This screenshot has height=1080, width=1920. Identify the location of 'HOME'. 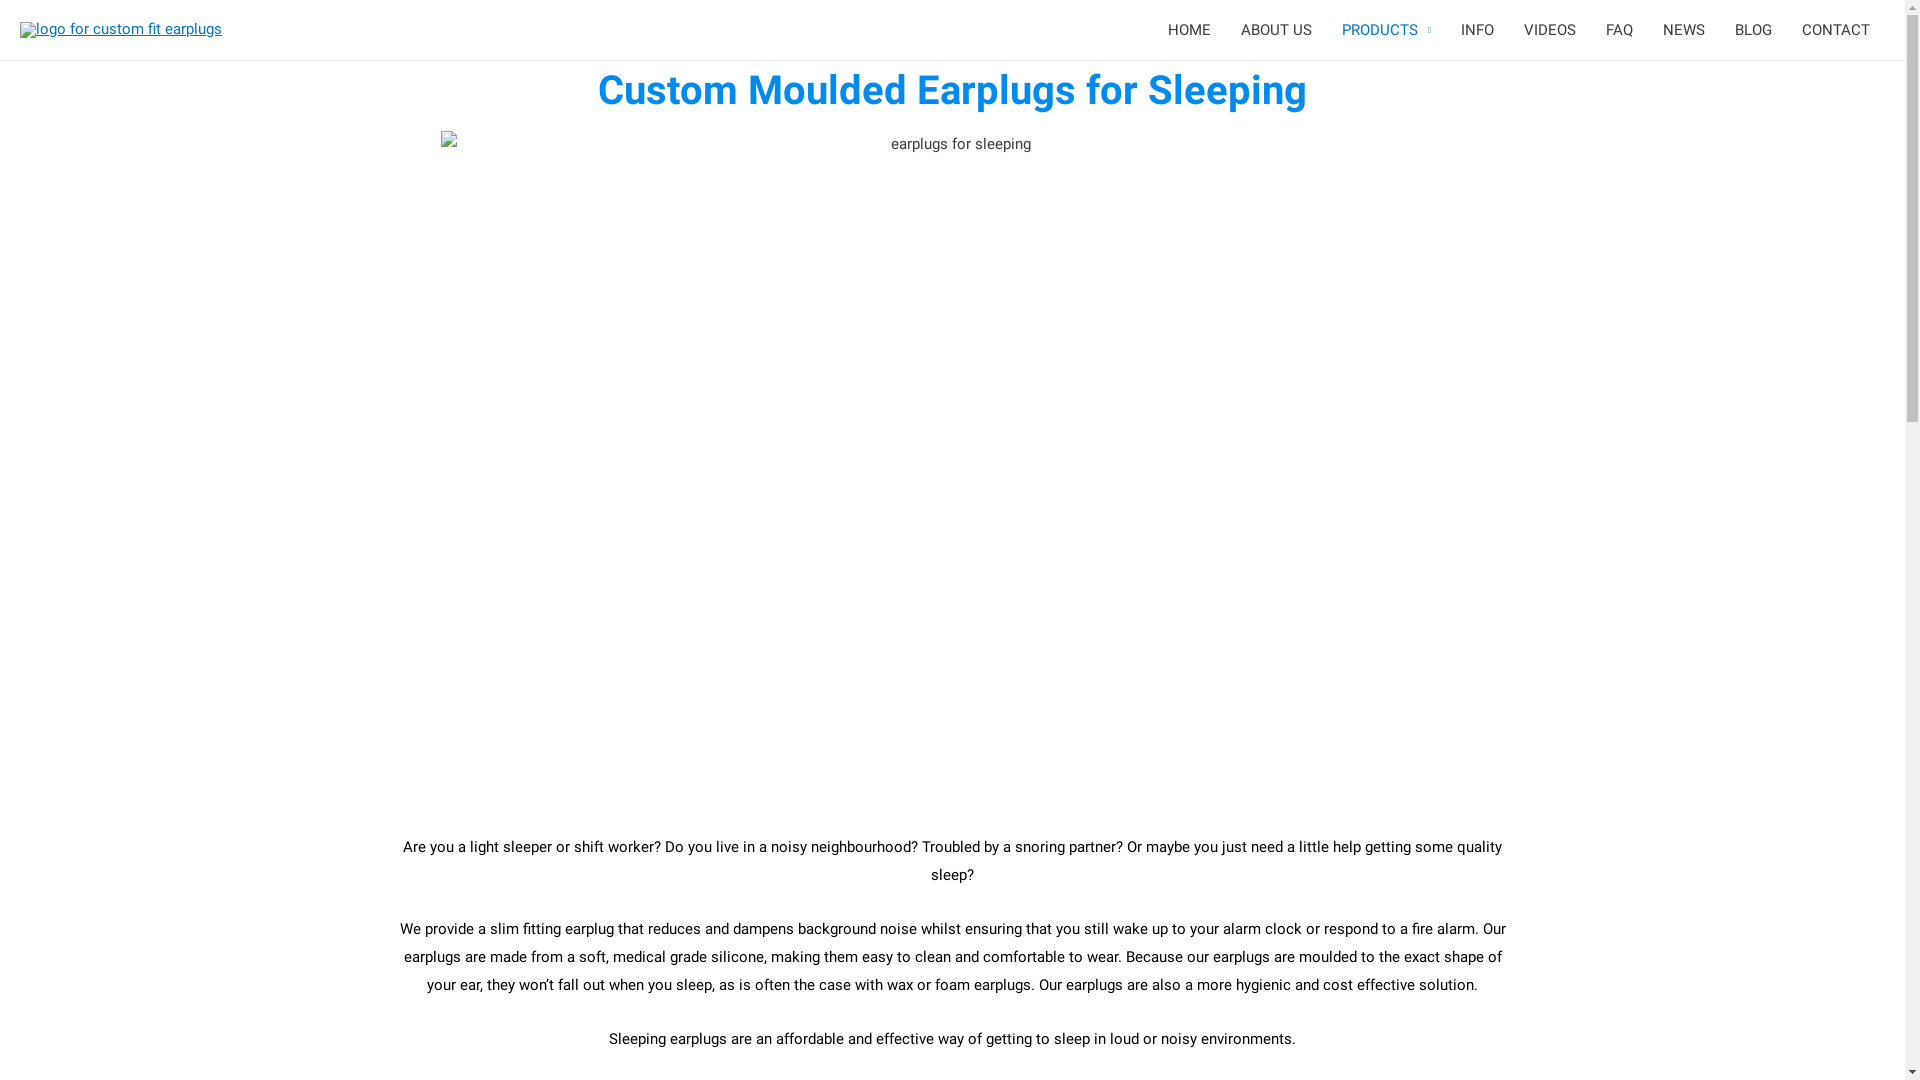
(1189, 30).